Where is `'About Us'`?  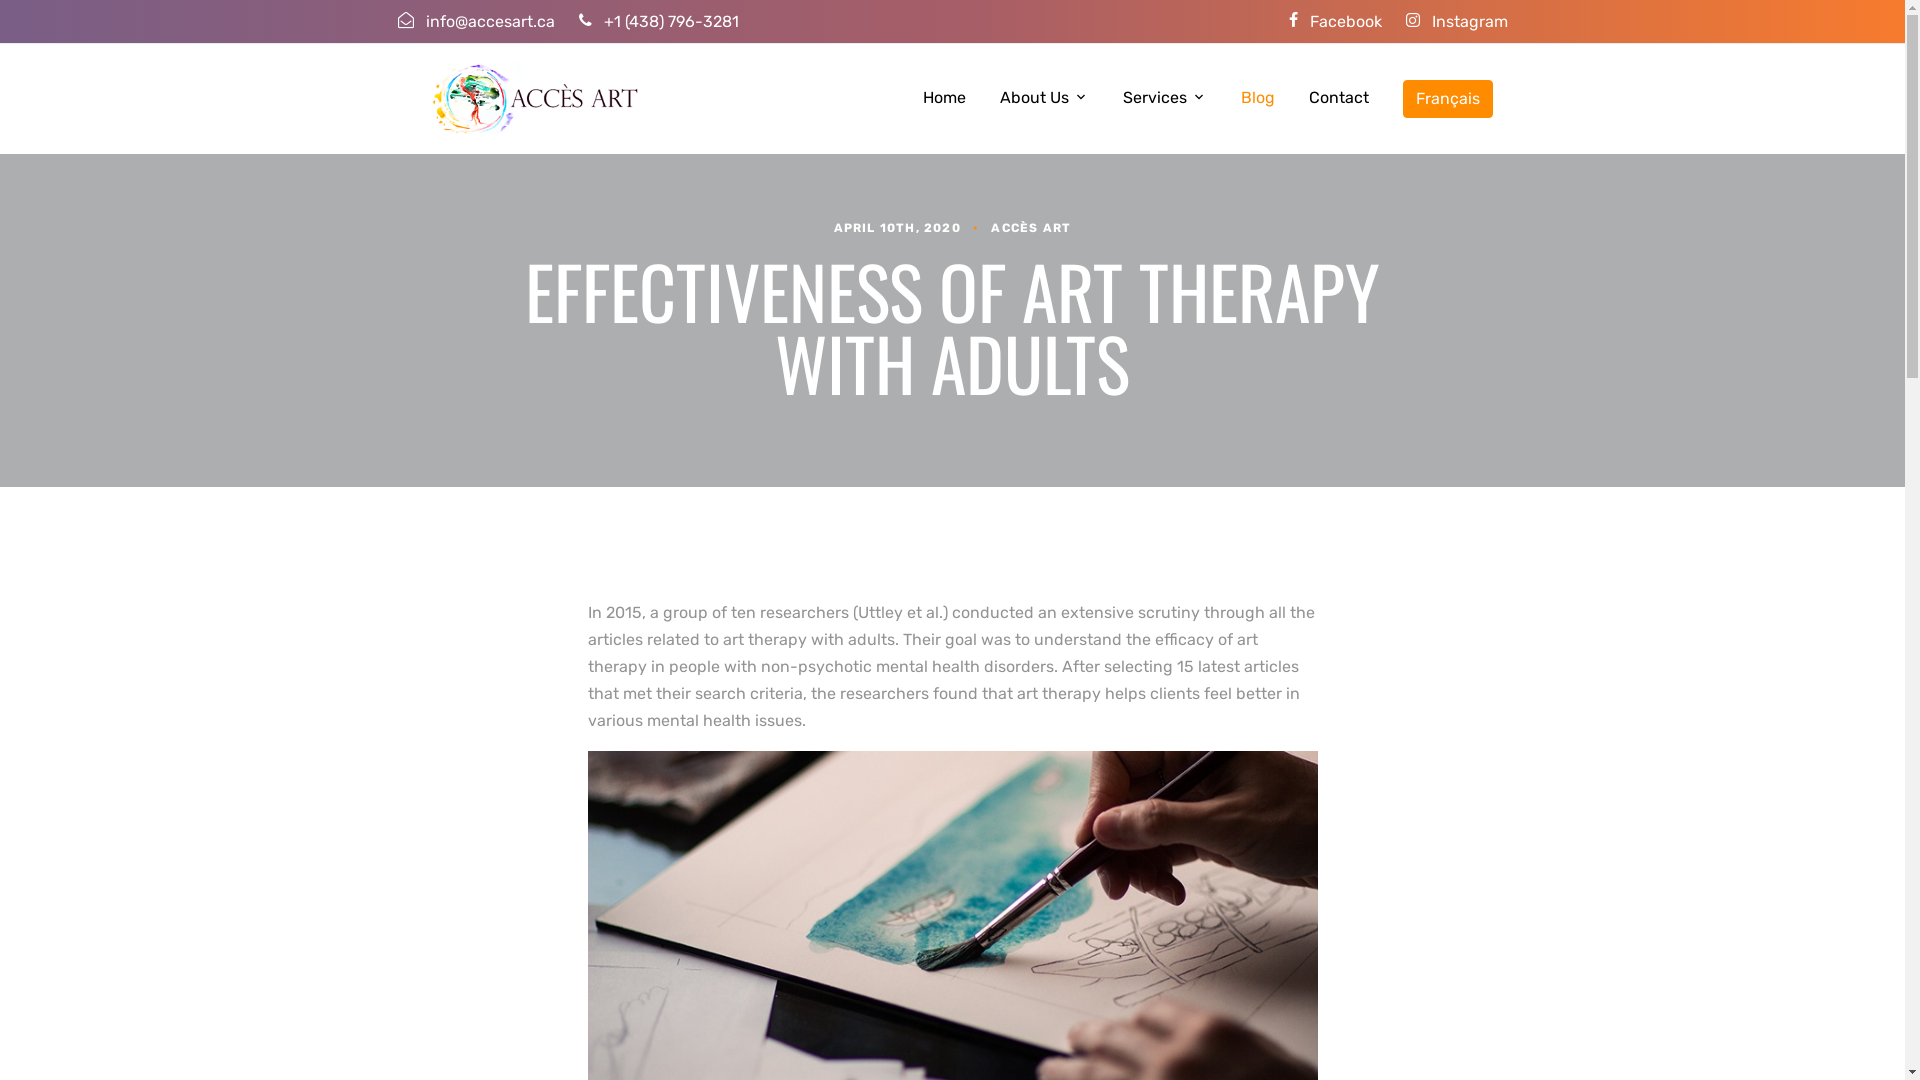
'About Us' is located at coordinates (1043, 97).